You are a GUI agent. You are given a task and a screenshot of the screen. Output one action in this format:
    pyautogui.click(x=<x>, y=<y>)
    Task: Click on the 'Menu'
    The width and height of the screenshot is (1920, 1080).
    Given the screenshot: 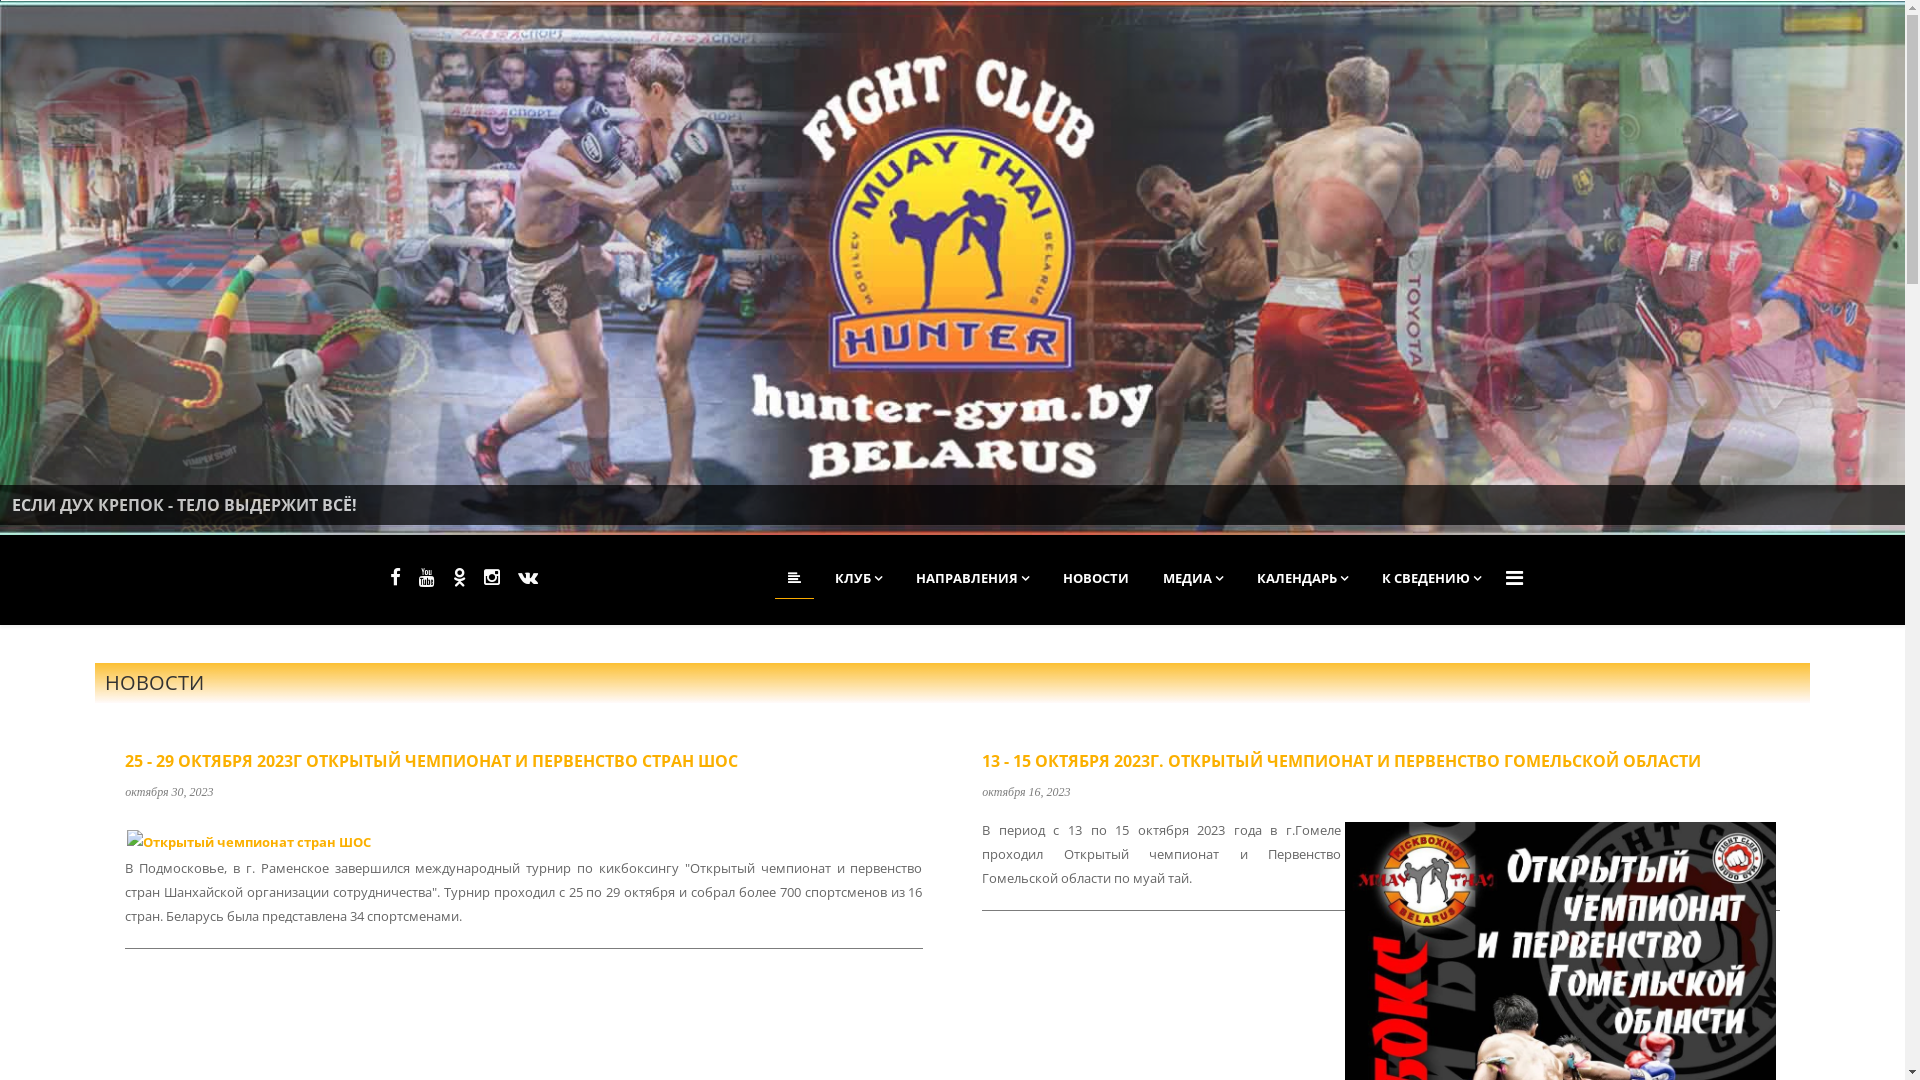 What is the action you would take?
    pyautogui.click(x=1514, y=578)
    